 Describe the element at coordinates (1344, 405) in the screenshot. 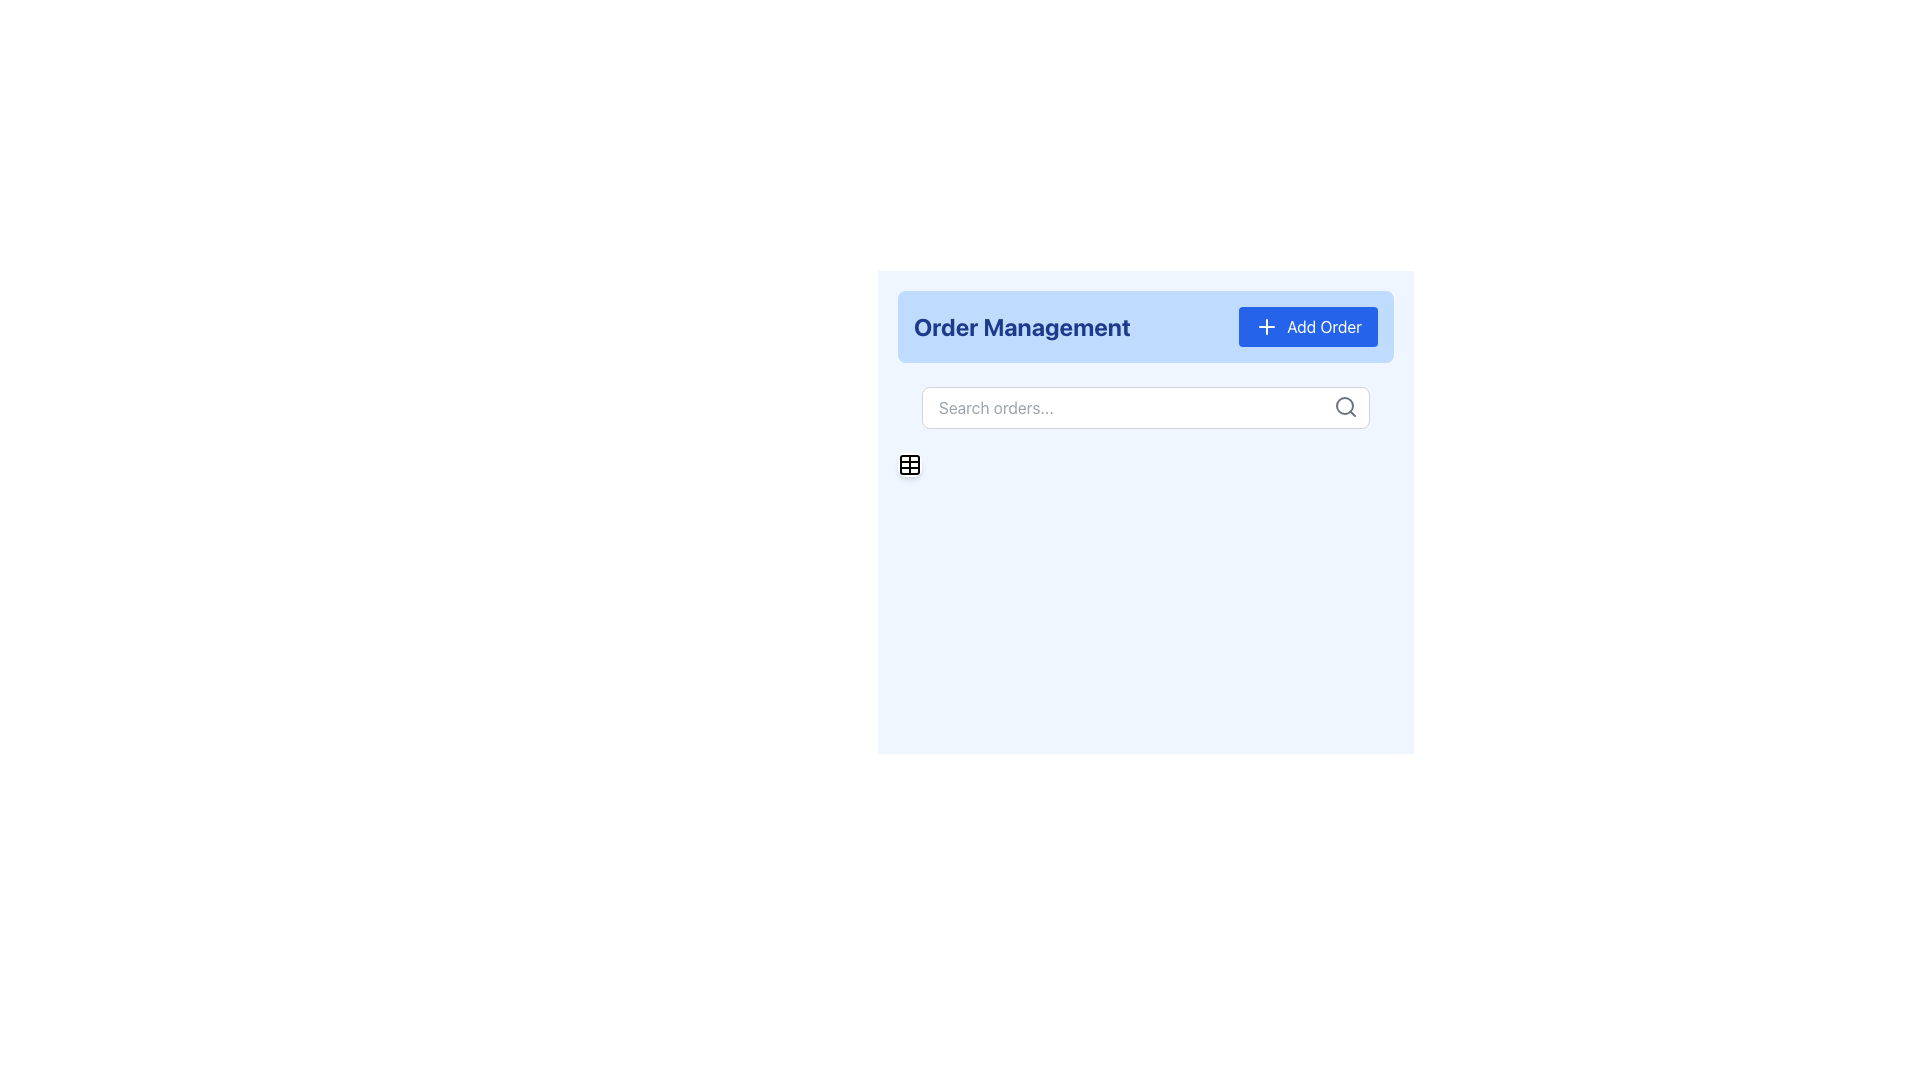

I see `the inner circle of the magnifying glass graphic that is part of the search icon located at the right side of the 'Search orders...' text input field` at that location.